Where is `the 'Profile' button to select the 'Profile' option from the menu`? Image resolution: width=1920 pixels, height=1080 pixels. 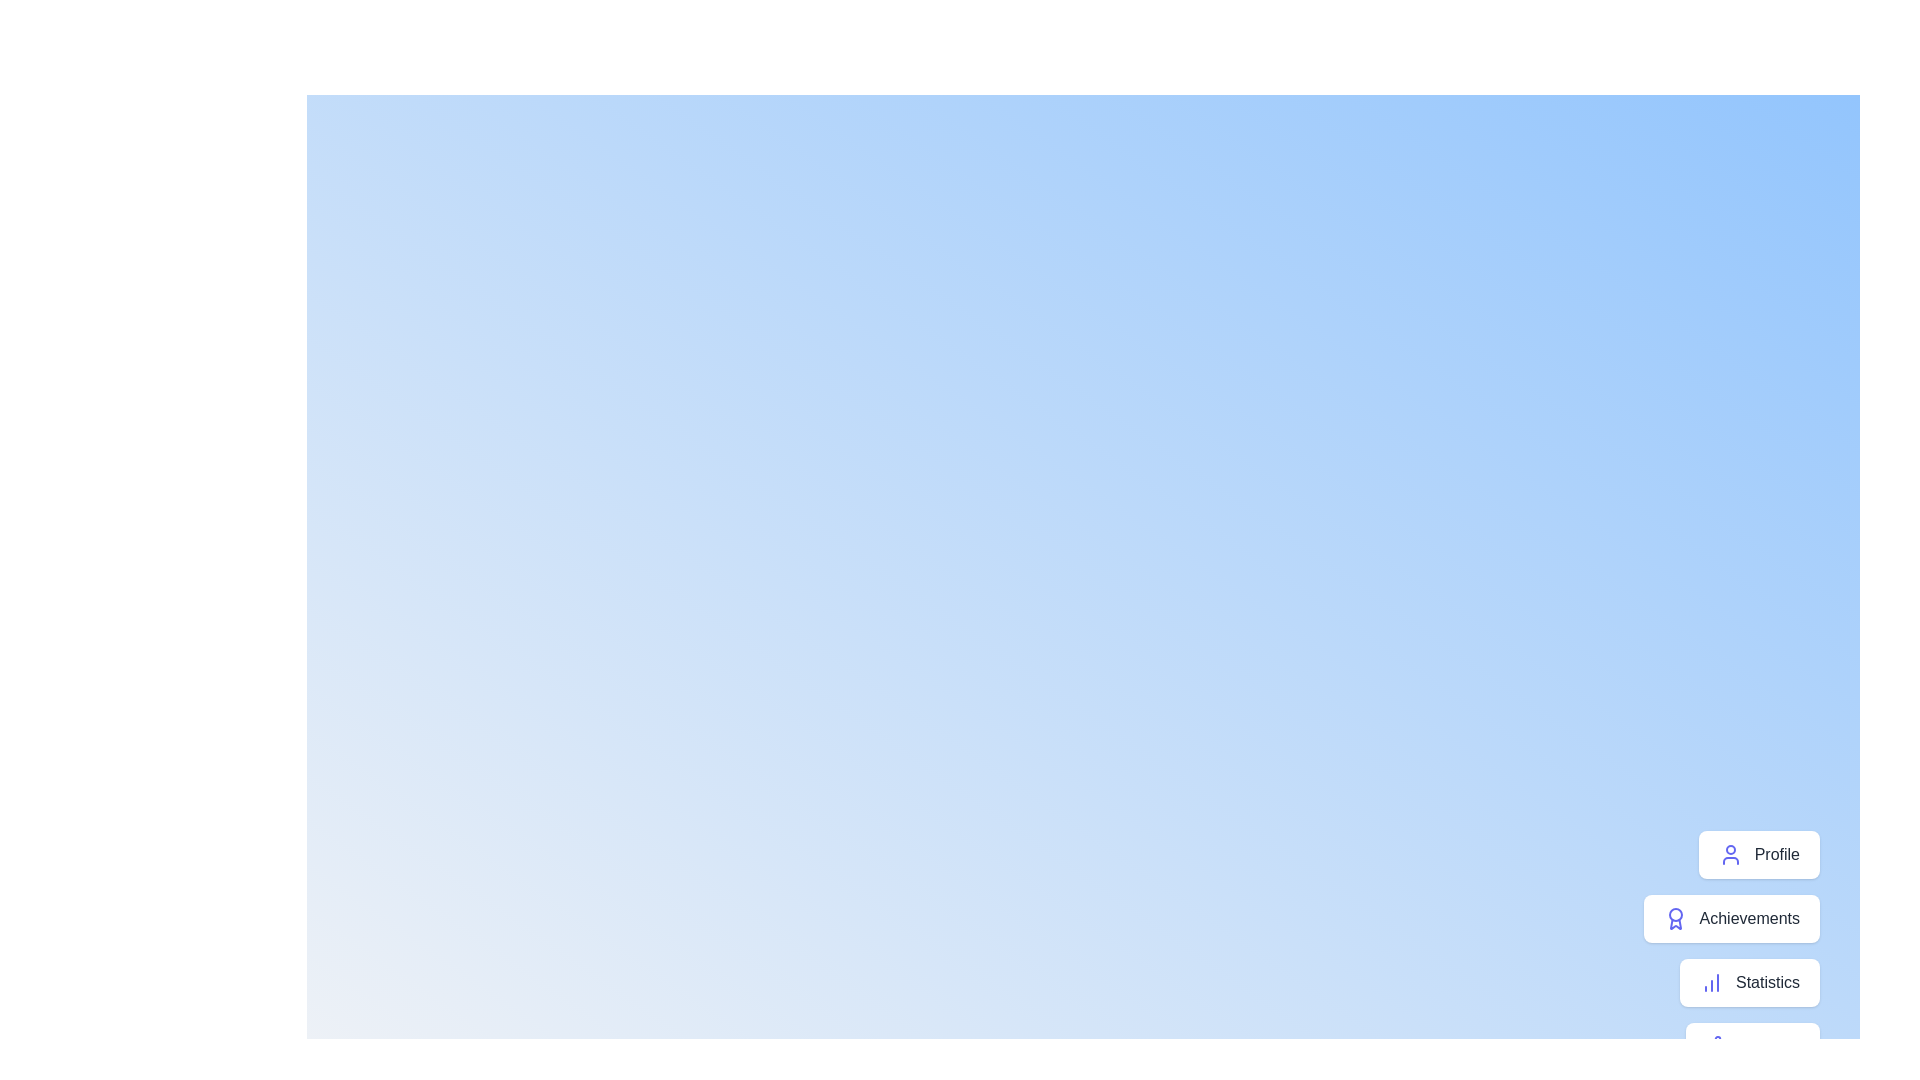 the 'Profile' button to select the 'Profile' option from the menu is located at coordinates (1757, 855).